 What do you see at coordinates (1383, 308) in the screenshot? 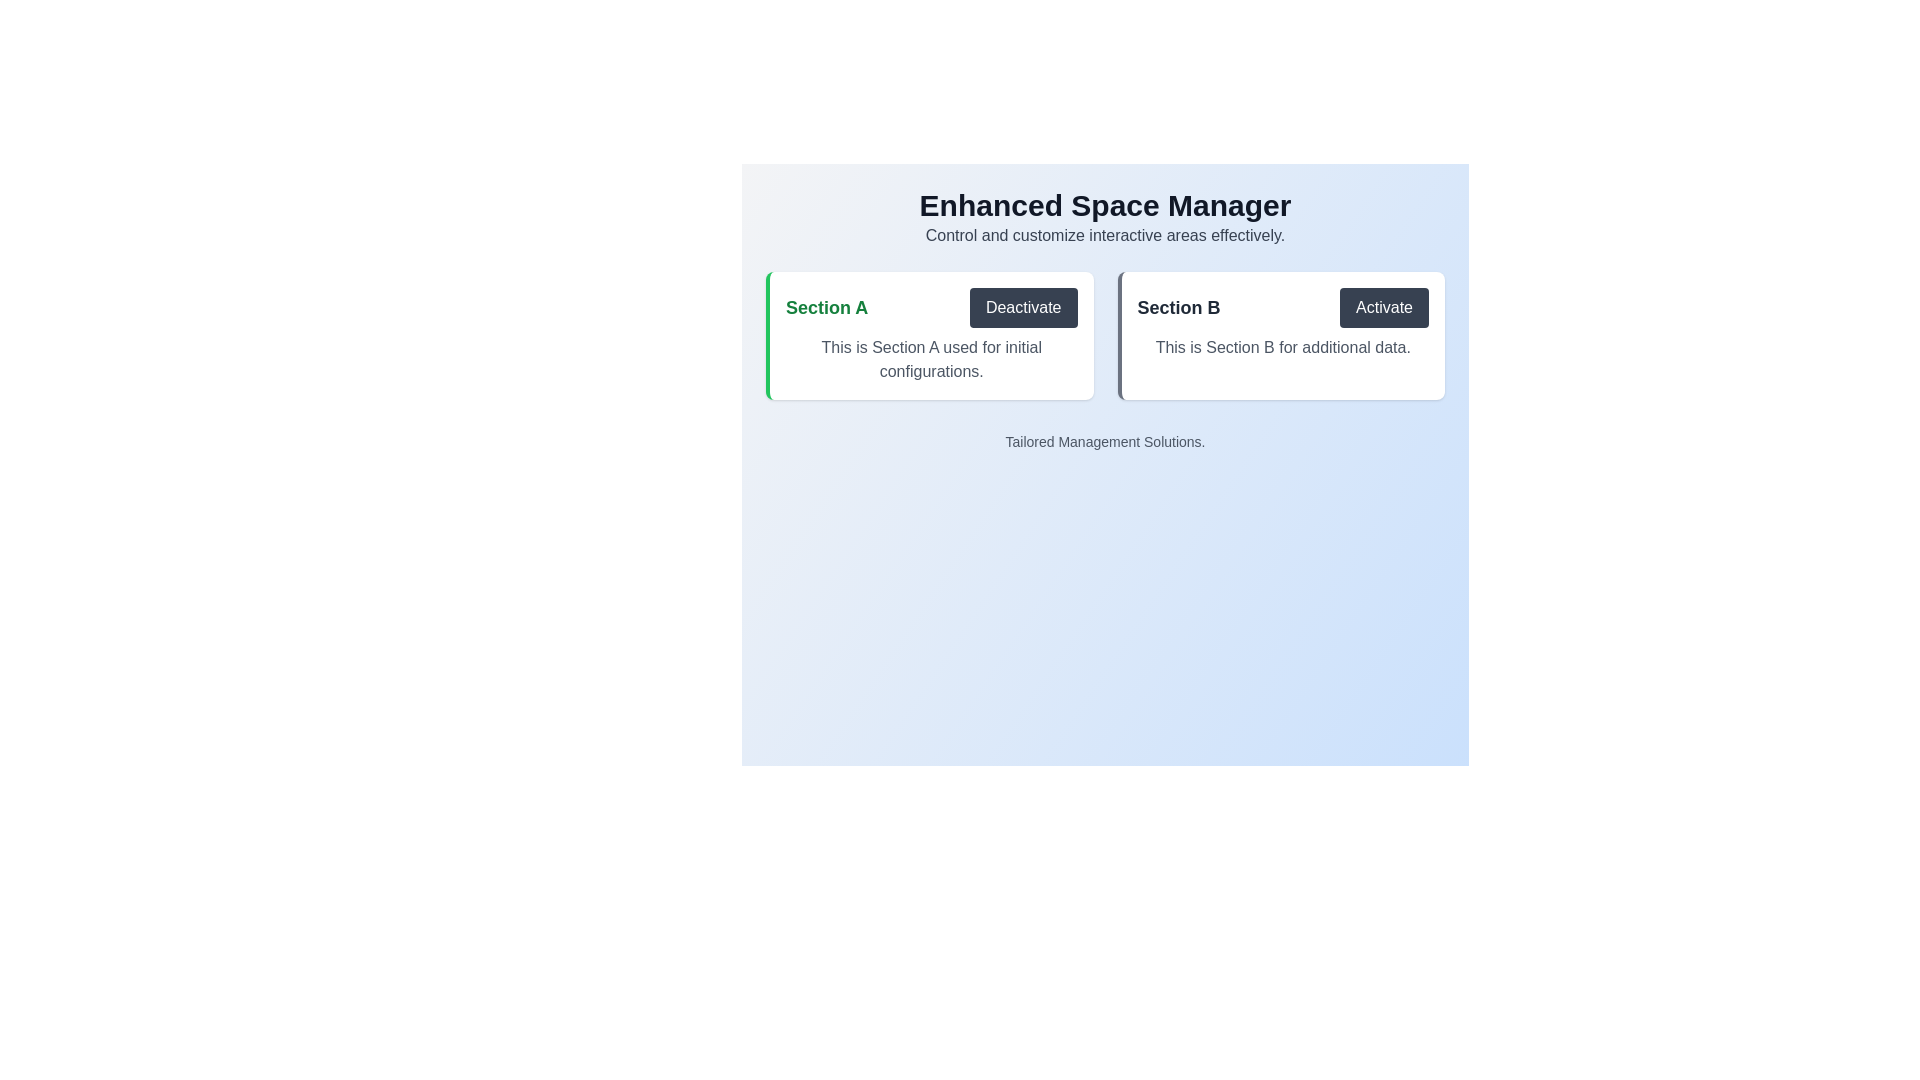
I see `the 'Activate' button located in the top-right of 'Section B', which has a dark gray background and white text` at bounding box center [1383, 308].